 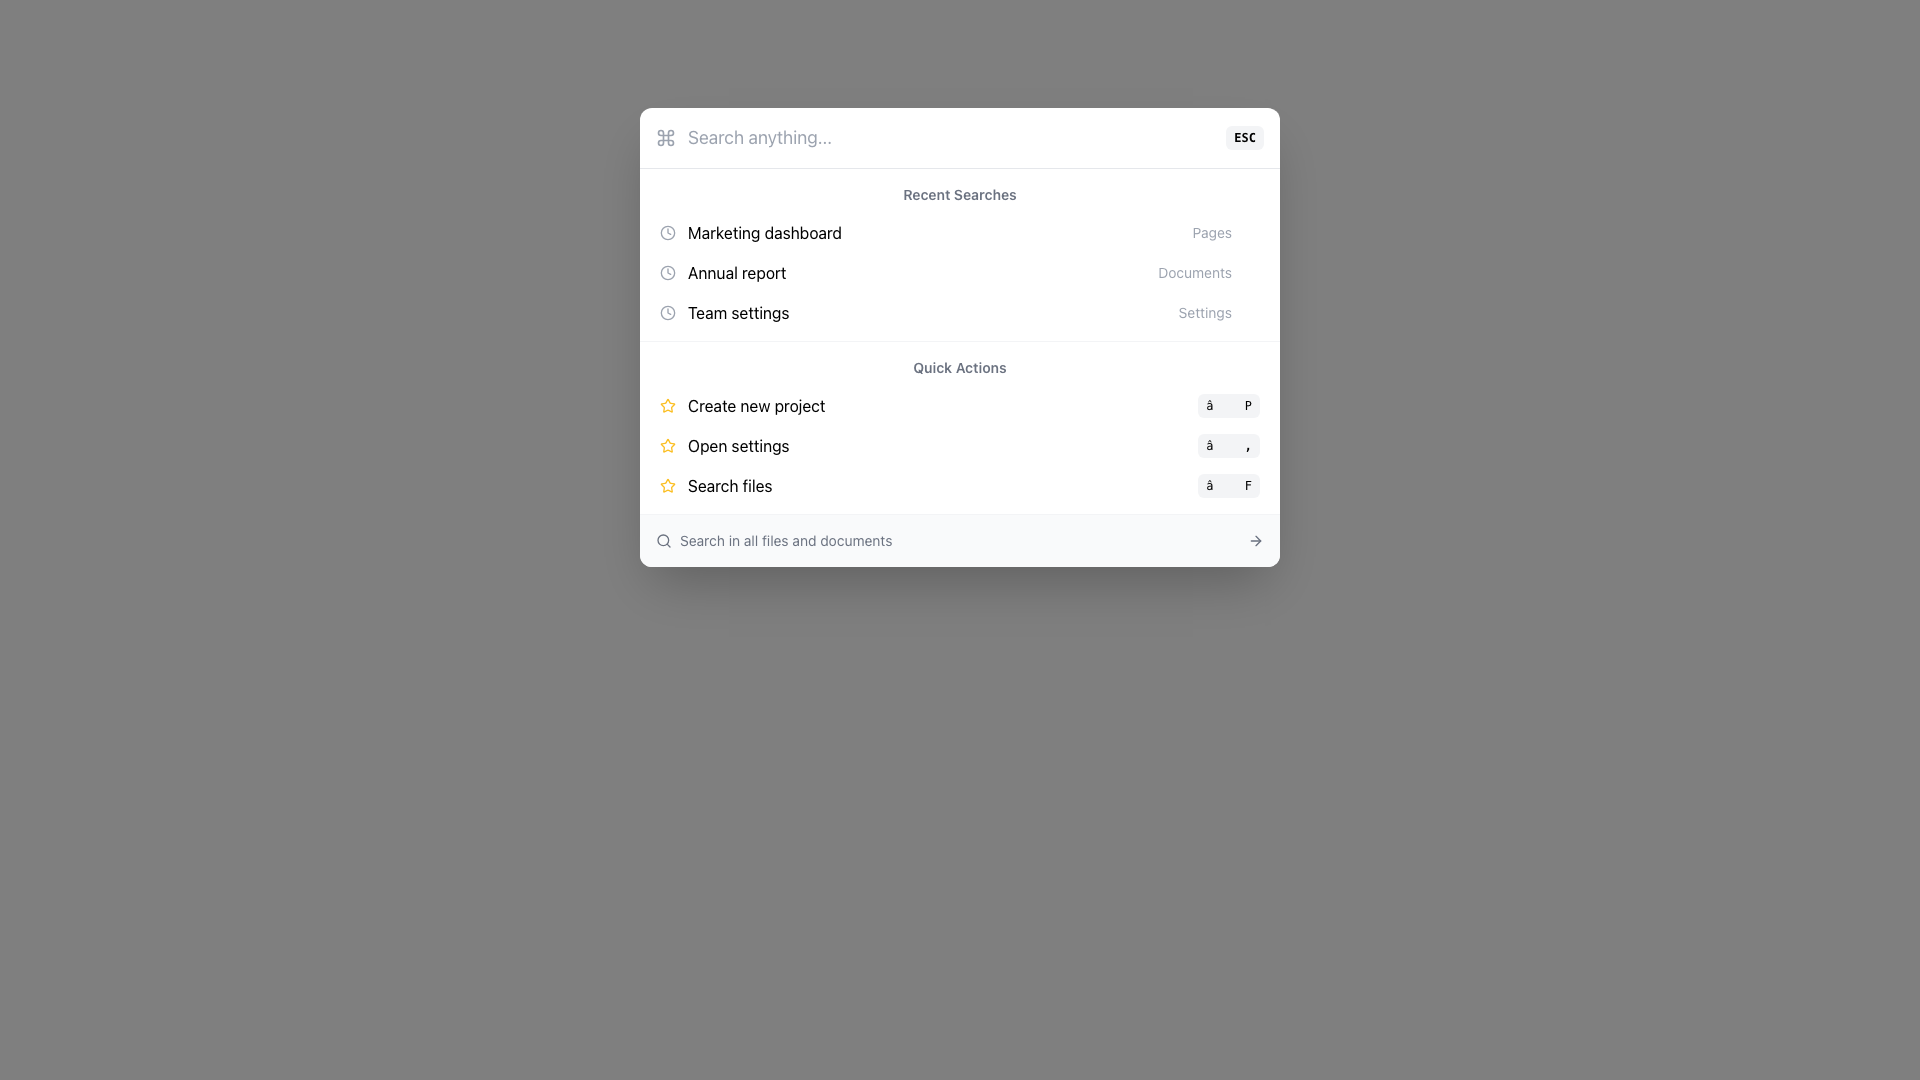 What do you see at coordinates (663, 540) in the screenshot?
I see `the circular graphic element that is part of the search icon, located near the upper-left corner of the pop-up window` at bounding box center [663, 540].